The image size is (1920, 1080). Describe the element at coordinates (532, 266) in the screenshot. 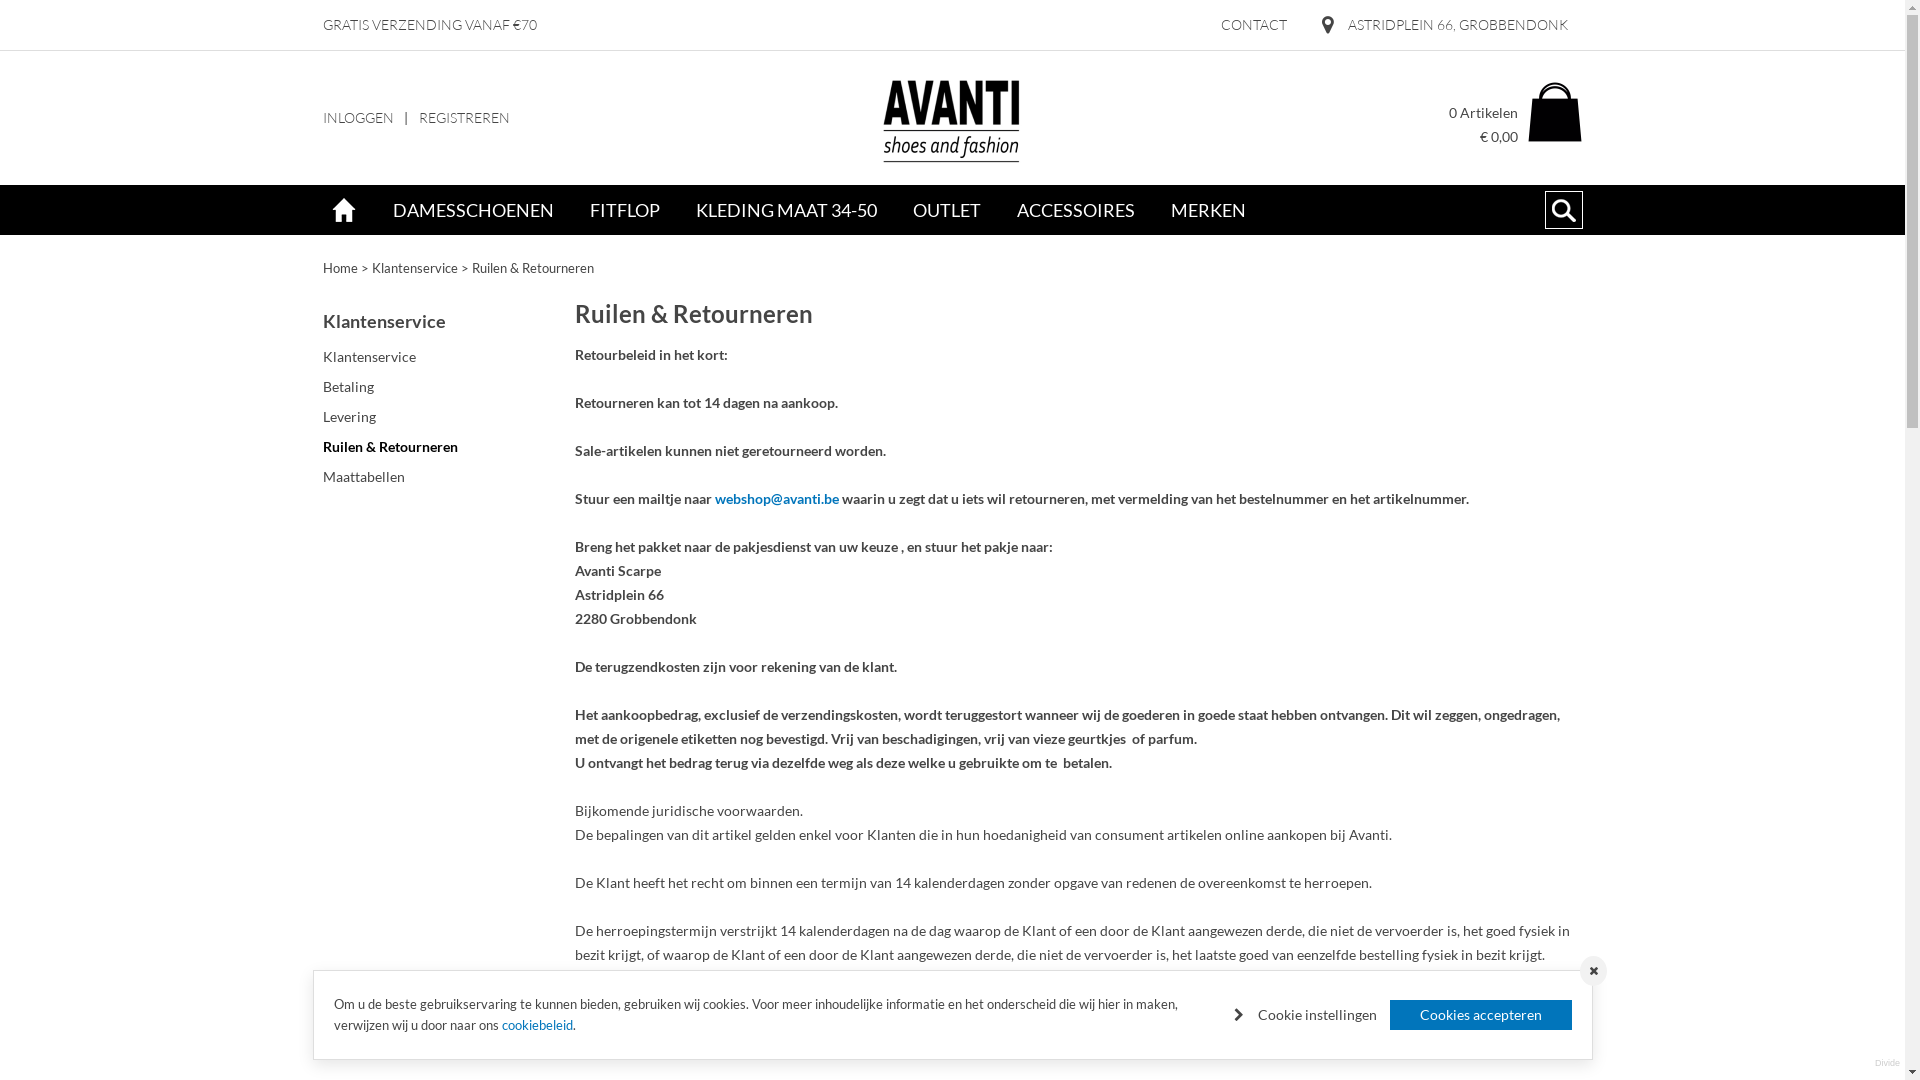

I see `'Ruilen & Retourneren'` at that location.